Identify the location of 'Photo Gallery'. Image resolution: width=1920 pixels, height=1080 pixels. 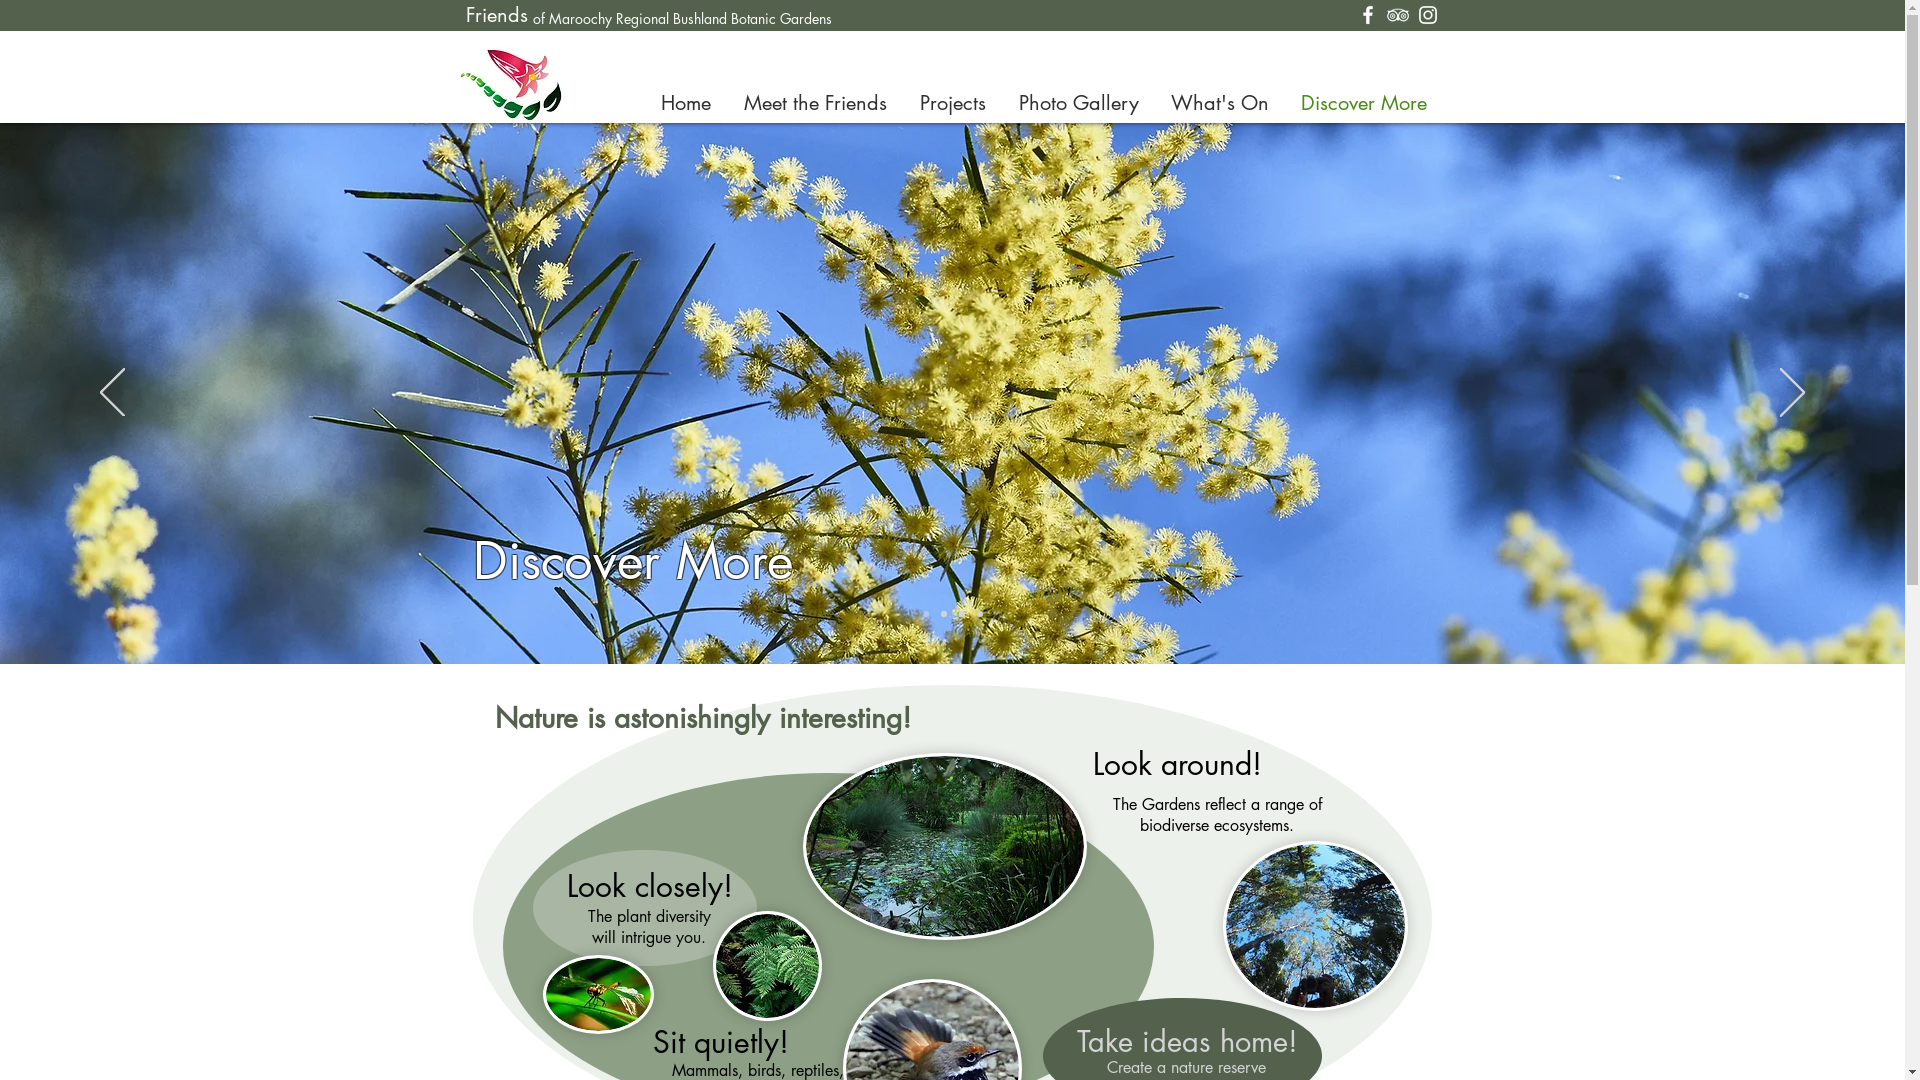
(1077, 103).